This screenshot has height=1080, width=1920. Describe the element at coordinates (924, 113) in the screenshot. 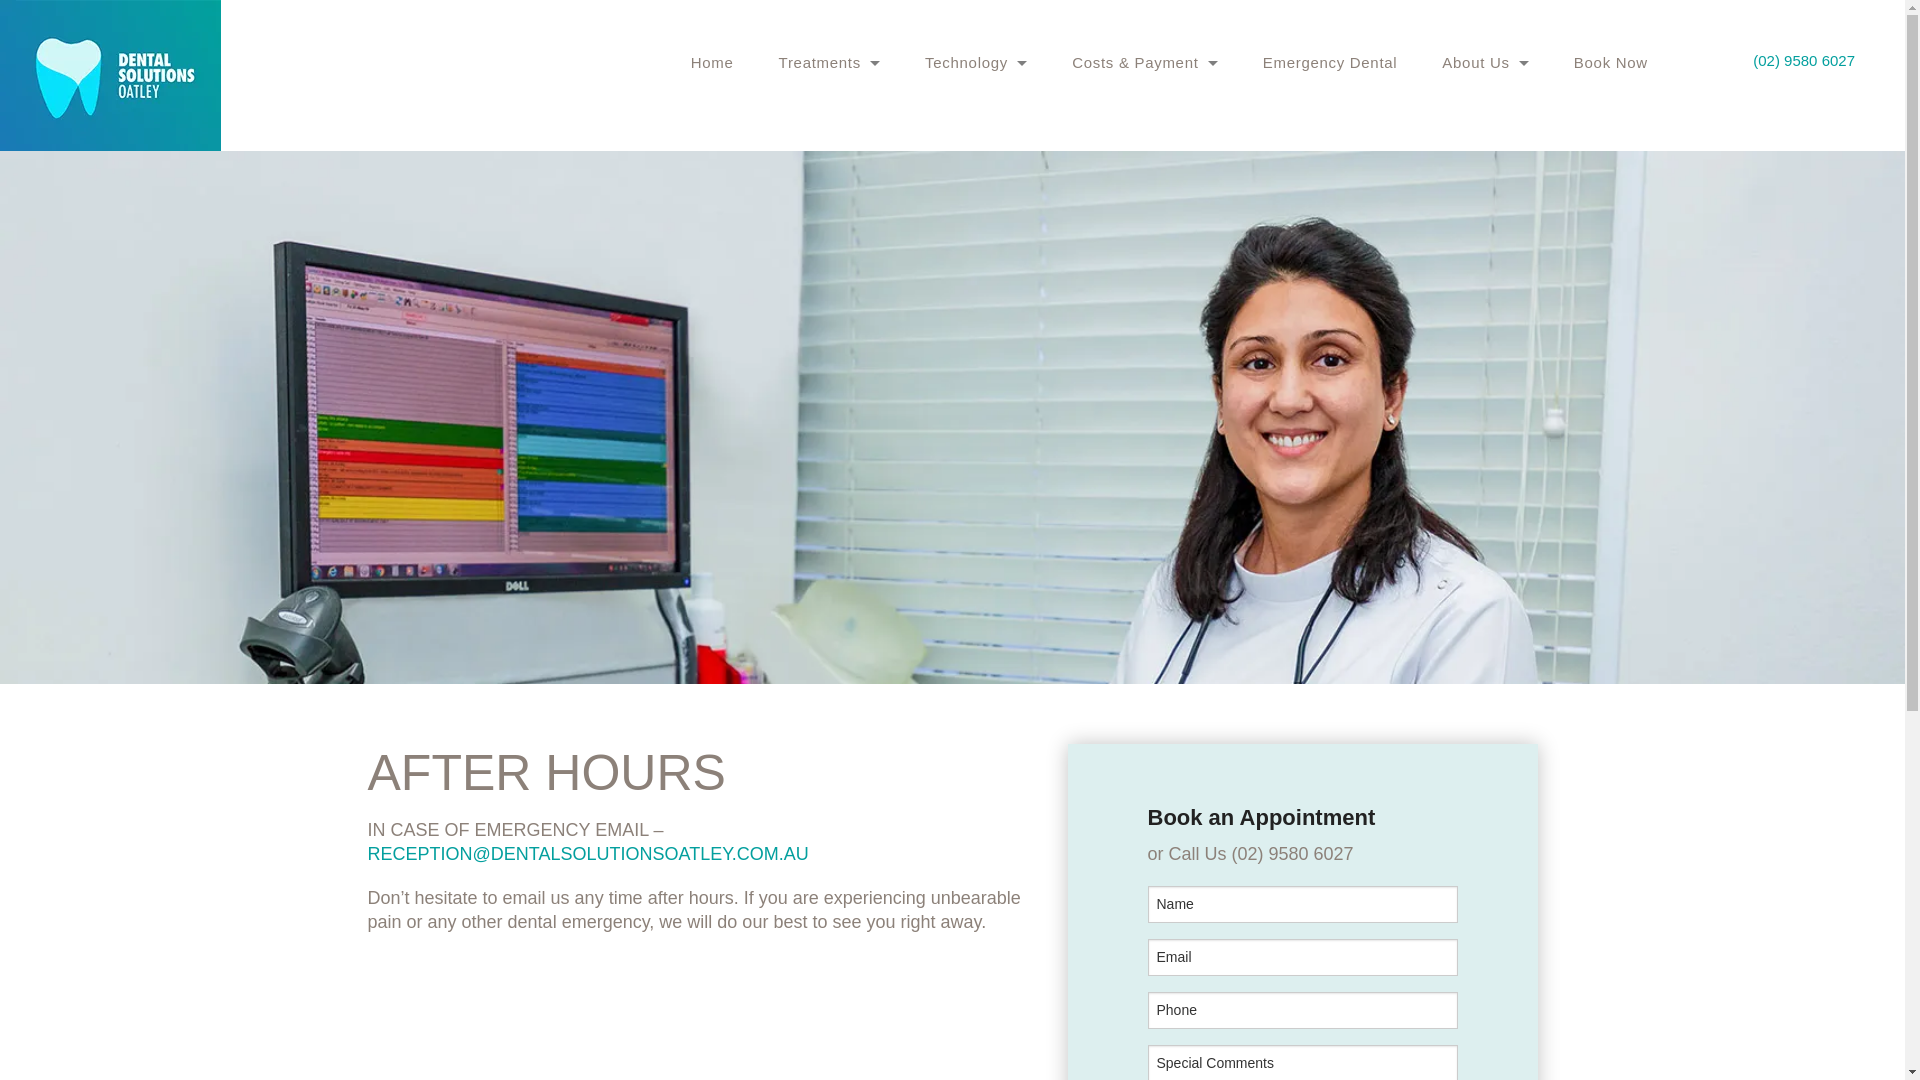

I see `'Diode Laser Dentistry'` at that location.